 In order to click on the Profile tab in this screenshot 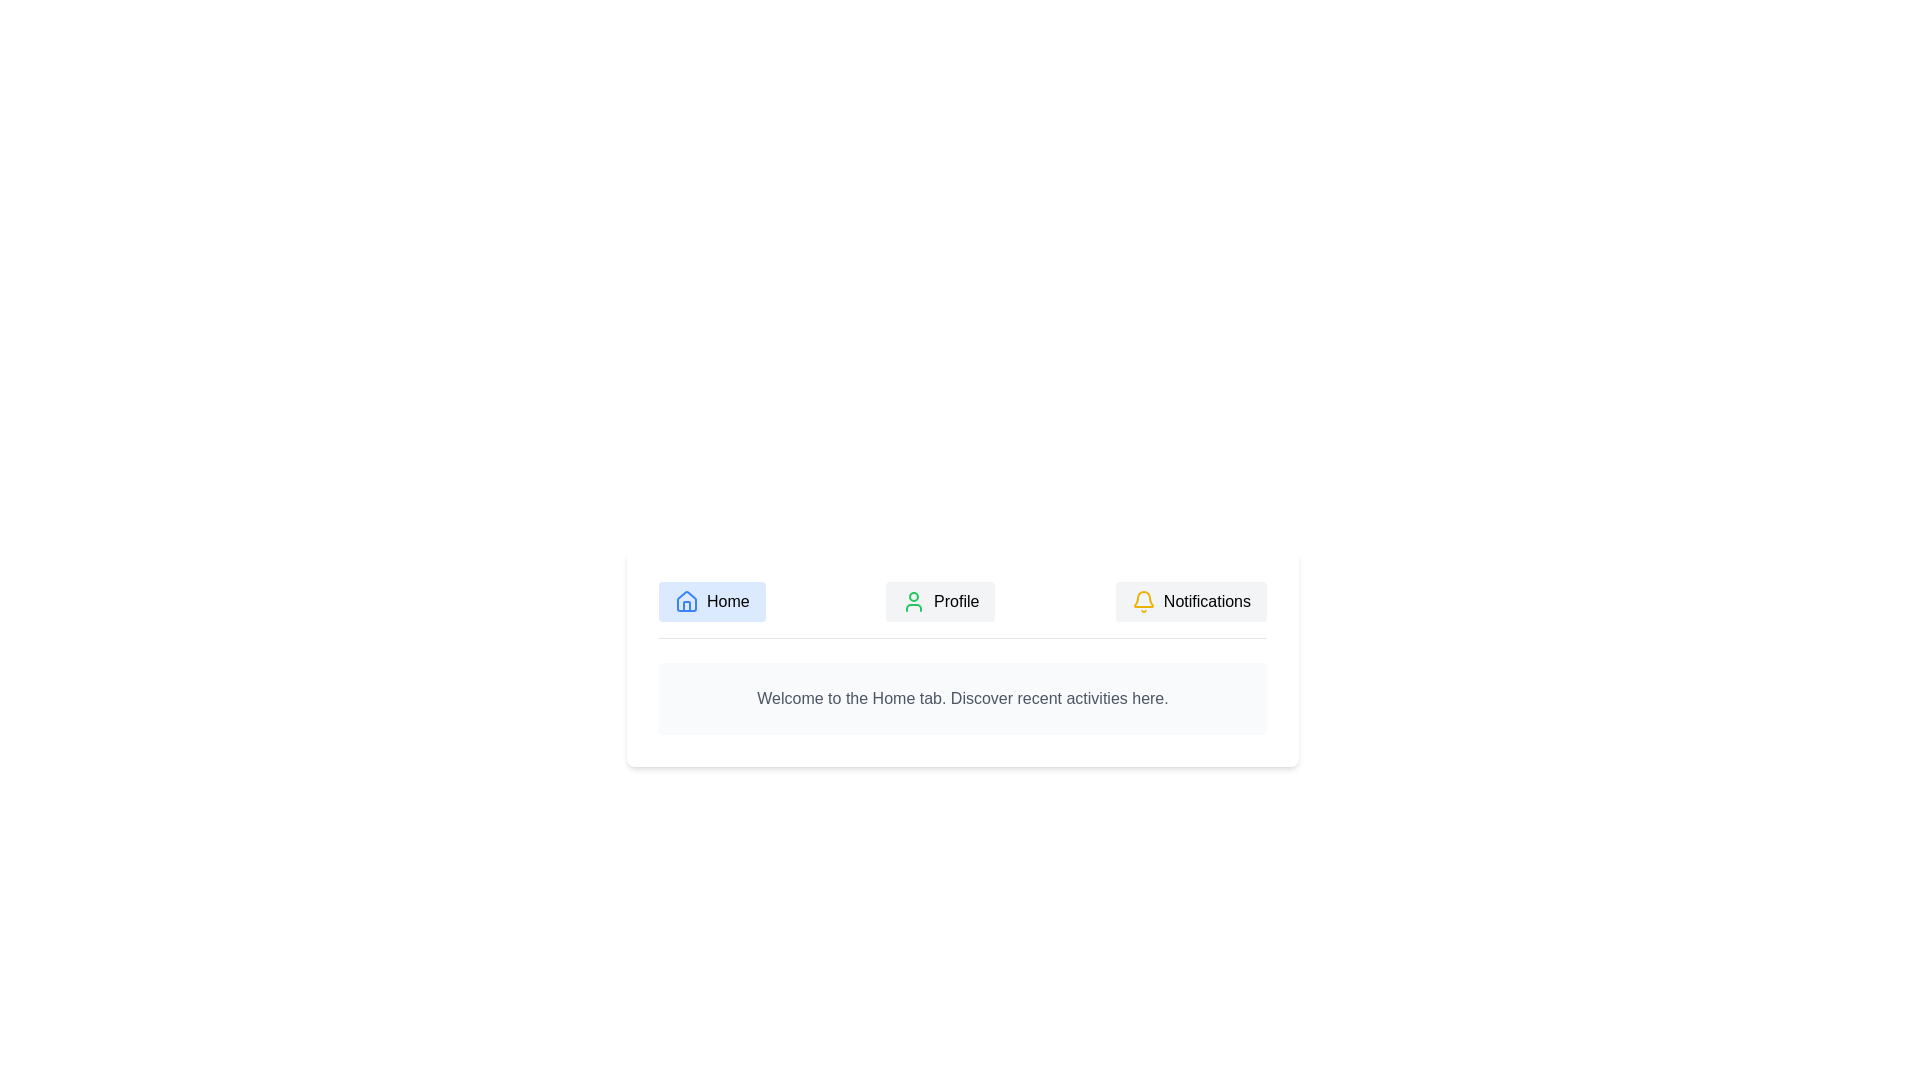, I will do `click(939, 600)`.